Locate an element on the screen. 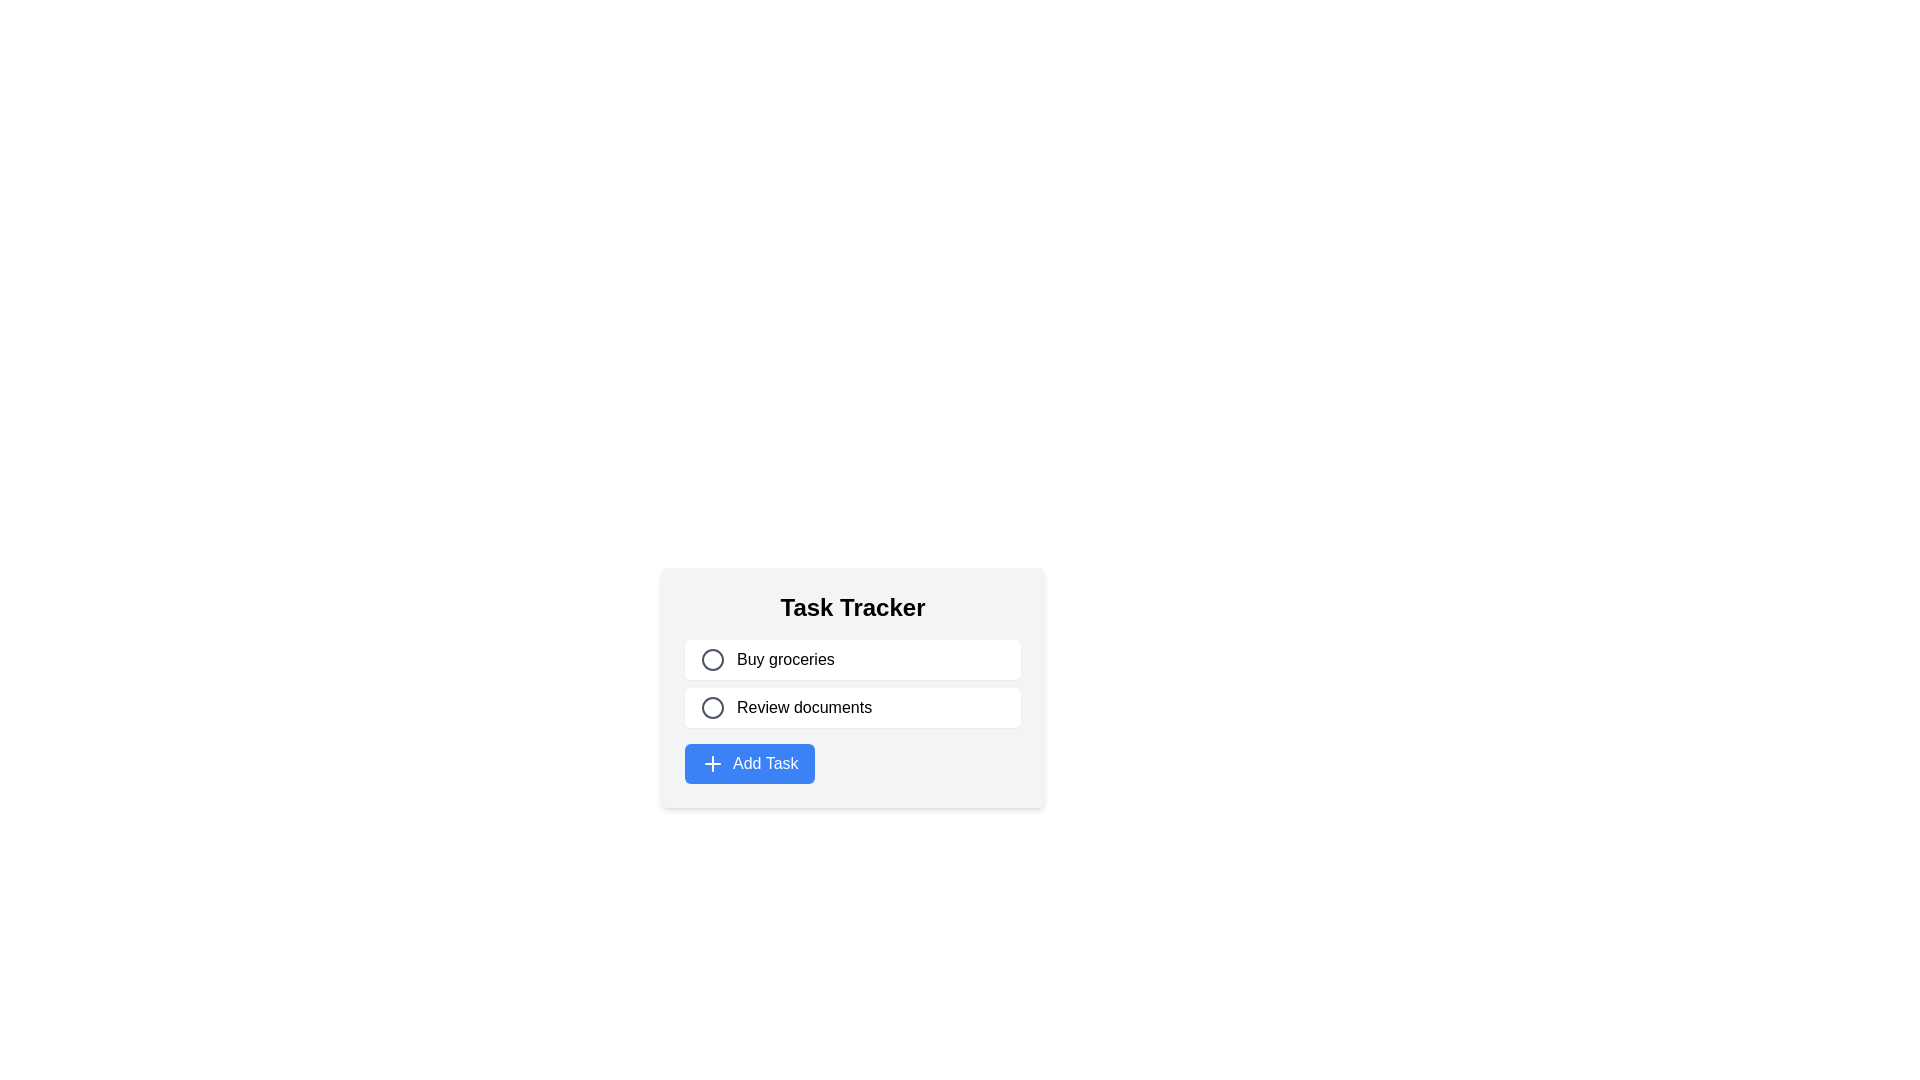 The image size is (1920, 1080). the title text element labeled 'Task Tracker' which indicates the context of the tasks listed below is located at coordinates (853, 607).